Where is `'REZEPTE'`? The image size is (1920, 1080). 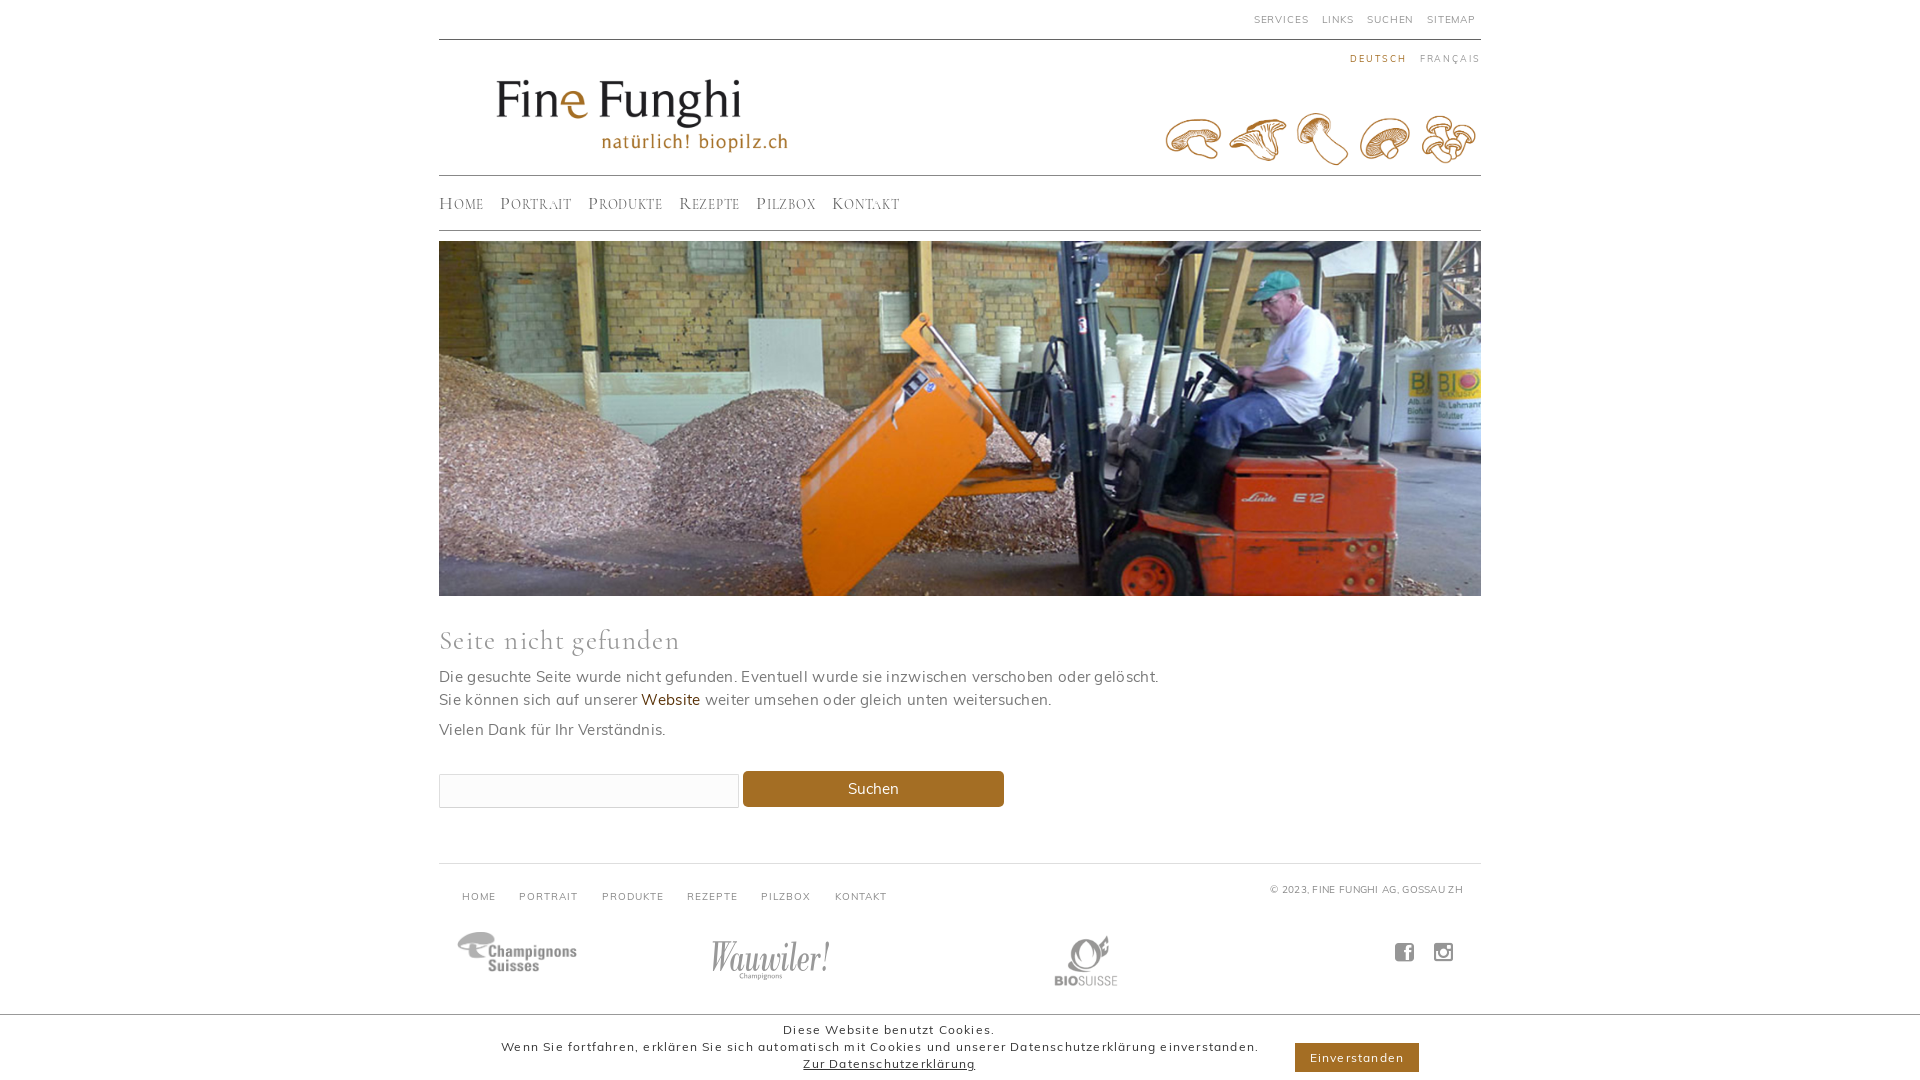
'REZEPTE' is located at coordinates (681, 895).